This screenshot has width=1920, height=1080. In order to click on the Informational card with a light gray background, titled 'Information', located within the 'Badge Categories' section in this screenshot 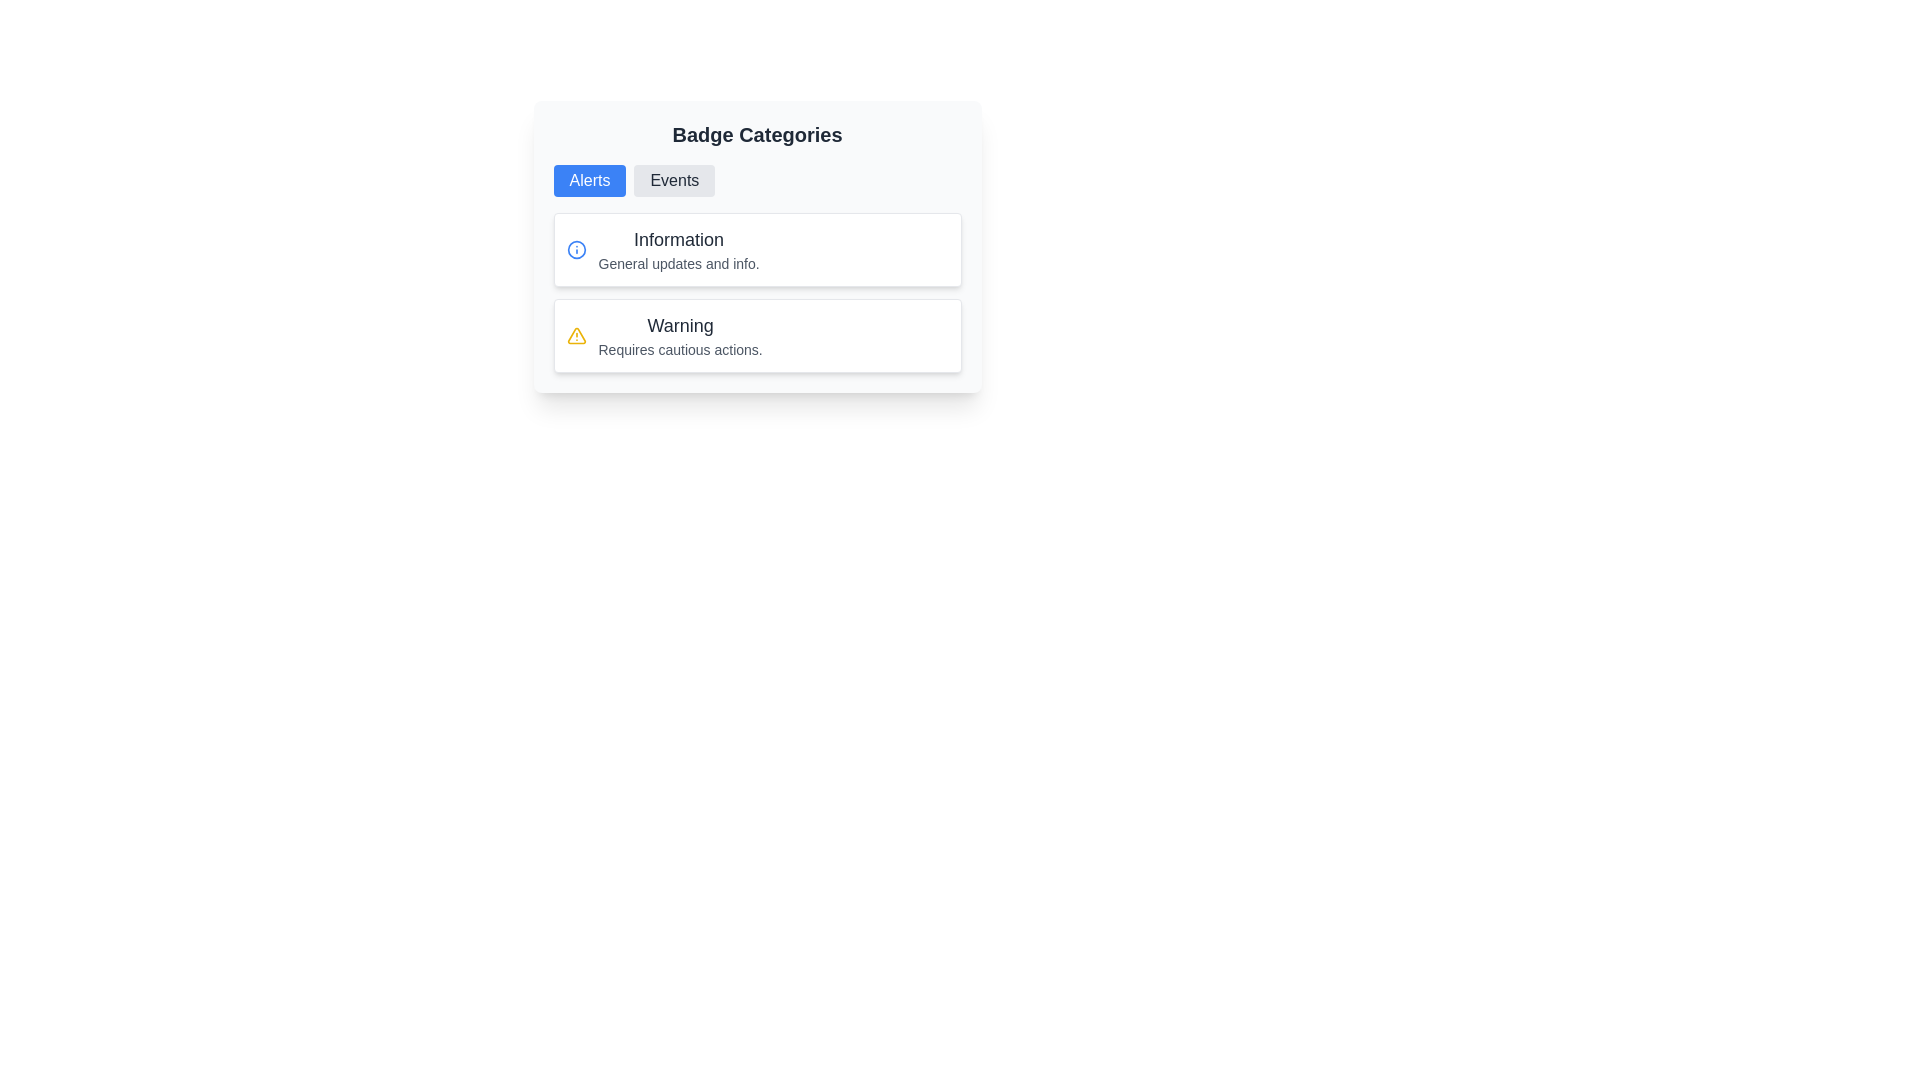, I will do `click(756, 245)`.